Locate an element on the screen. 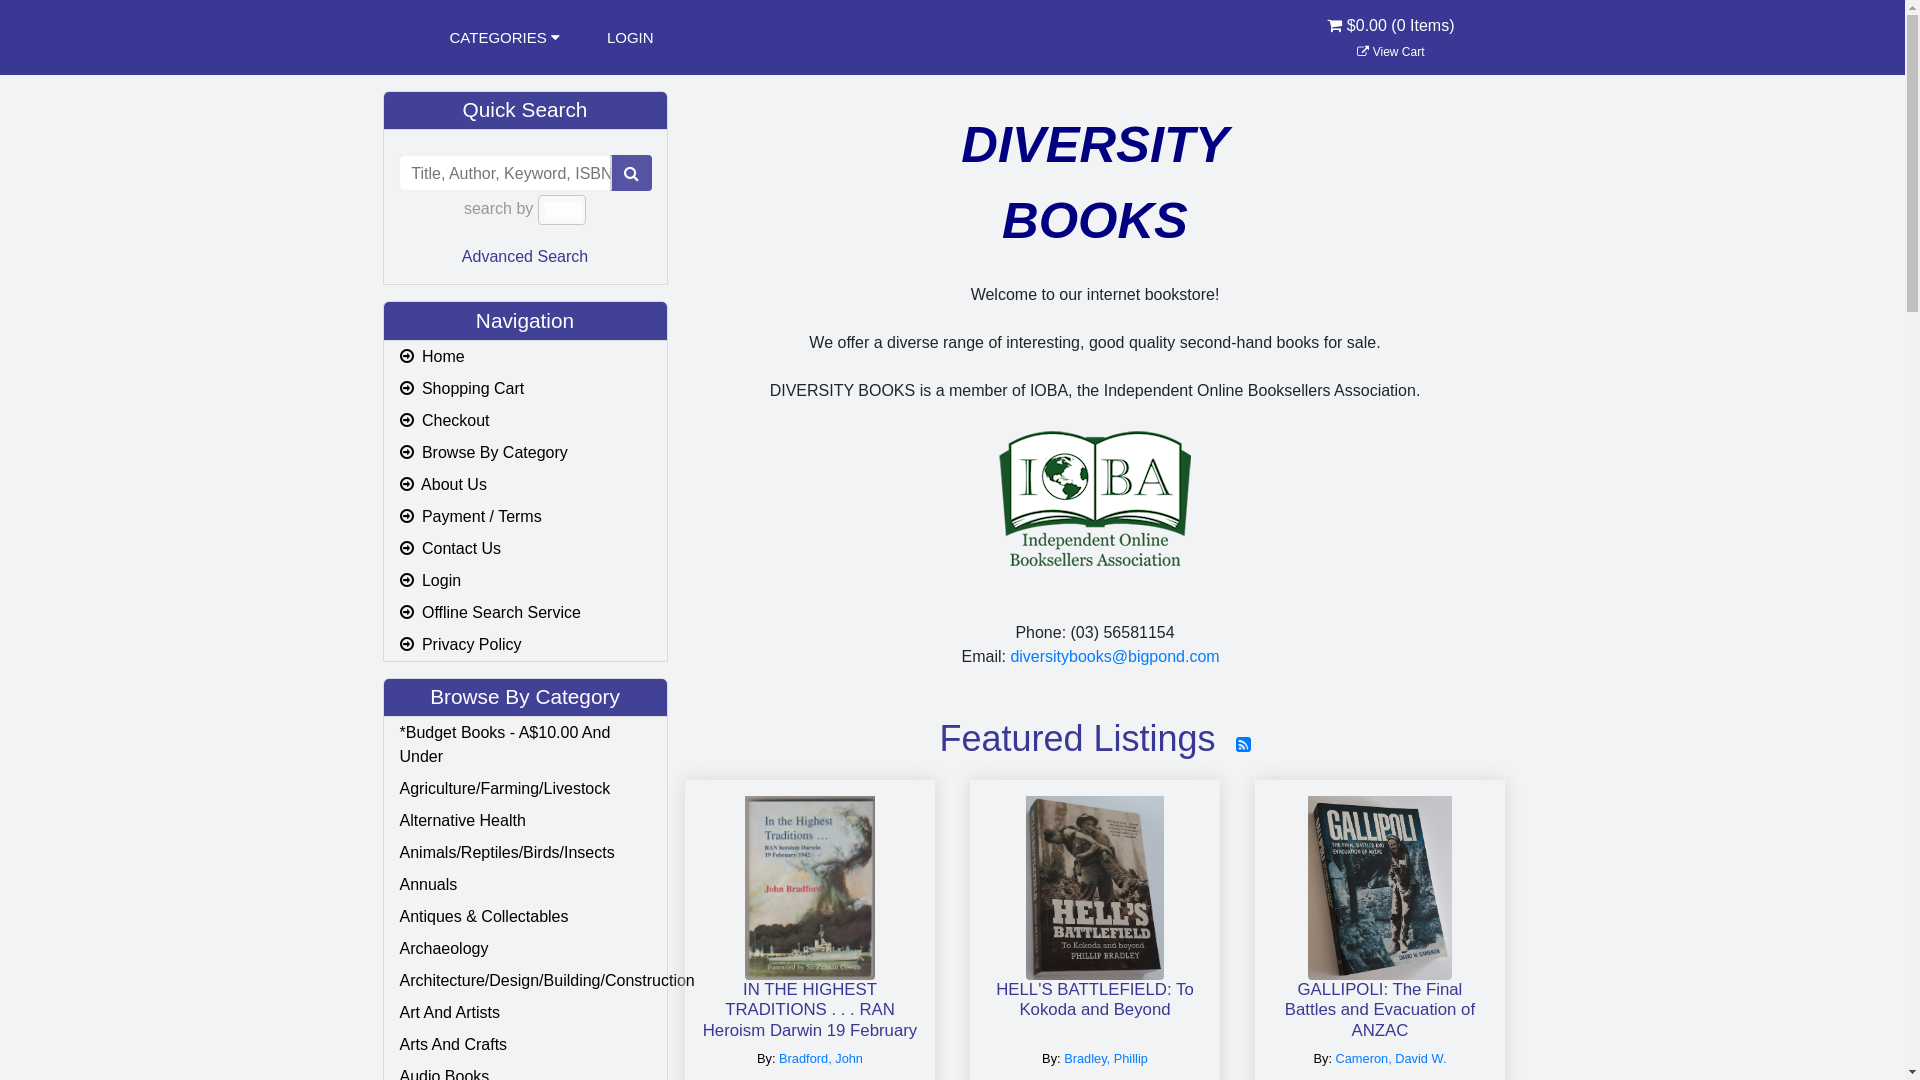 The width and height of the screenshot is (1920, 1080). ' Contact Us' is located at coordinates (525, 548).